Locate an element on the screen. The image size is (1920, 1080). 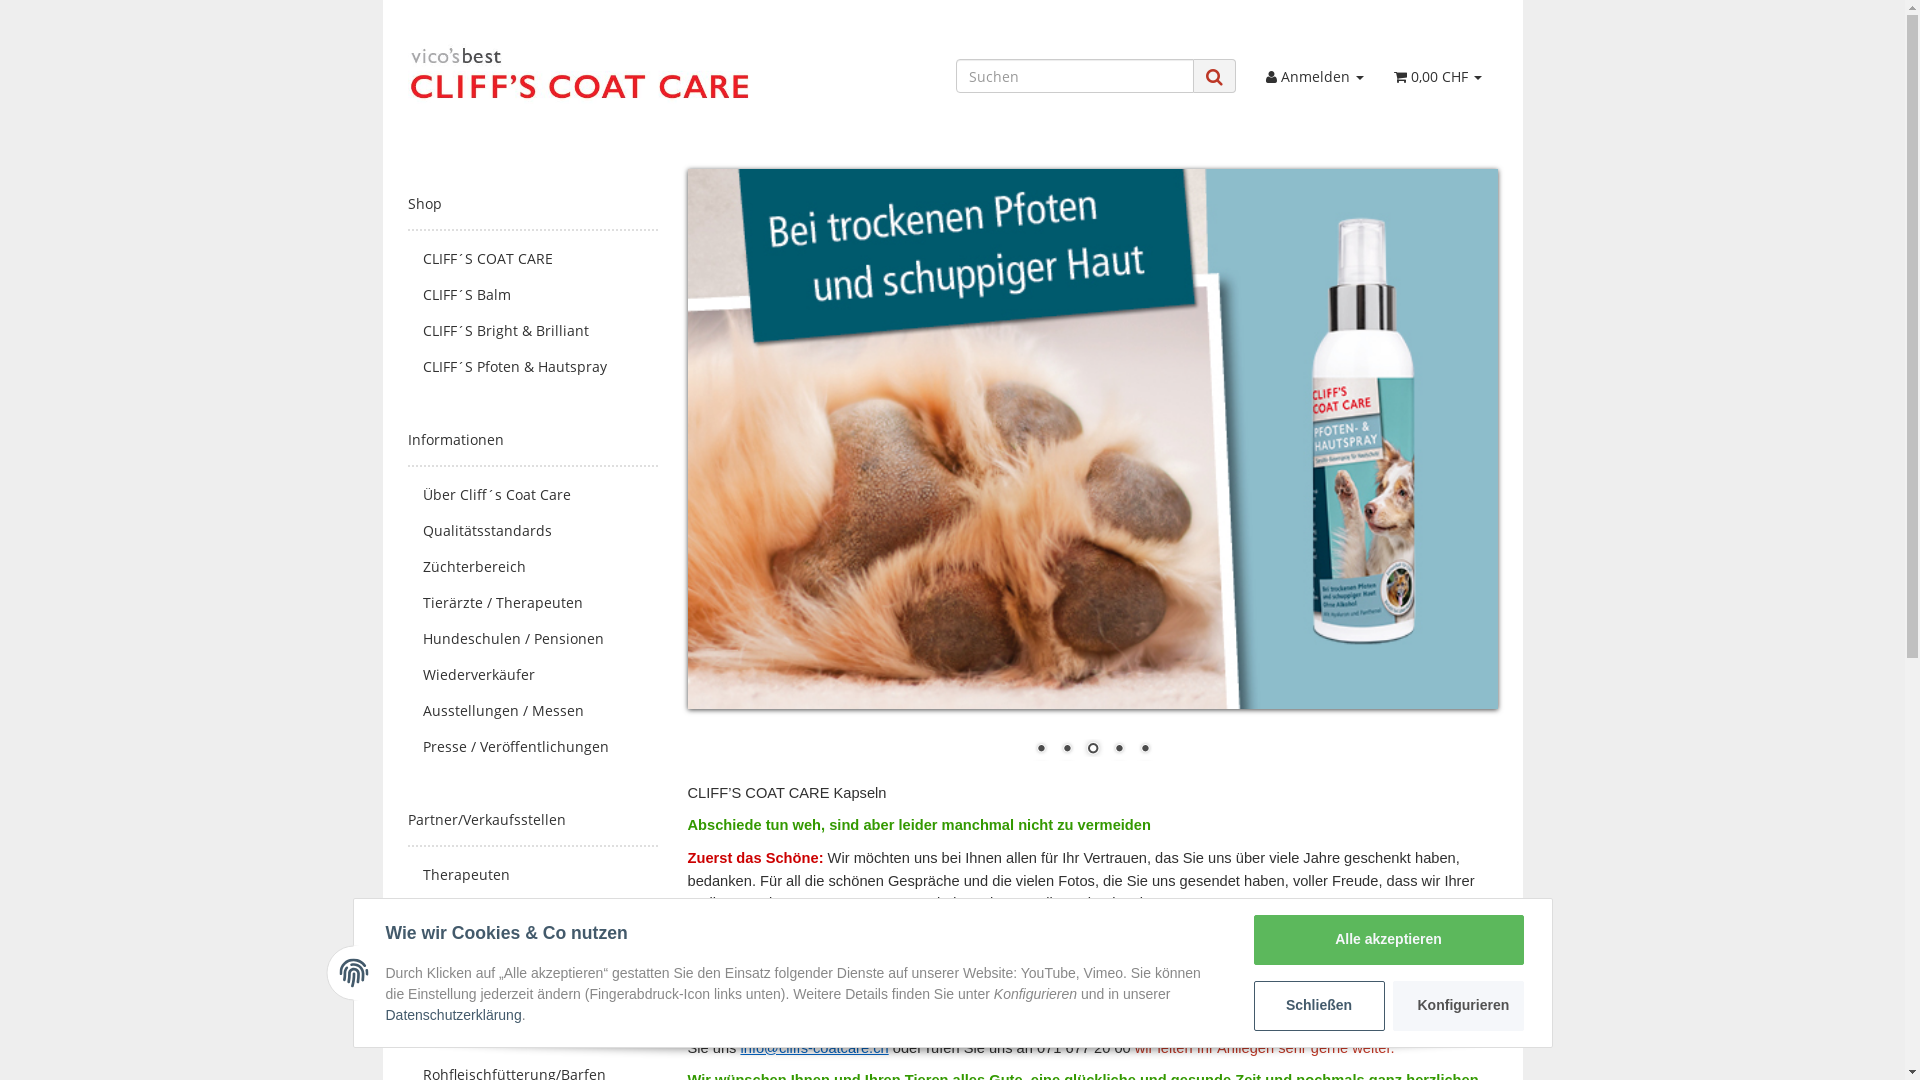
'Therapeuten' is located at coordinates (532, 874).